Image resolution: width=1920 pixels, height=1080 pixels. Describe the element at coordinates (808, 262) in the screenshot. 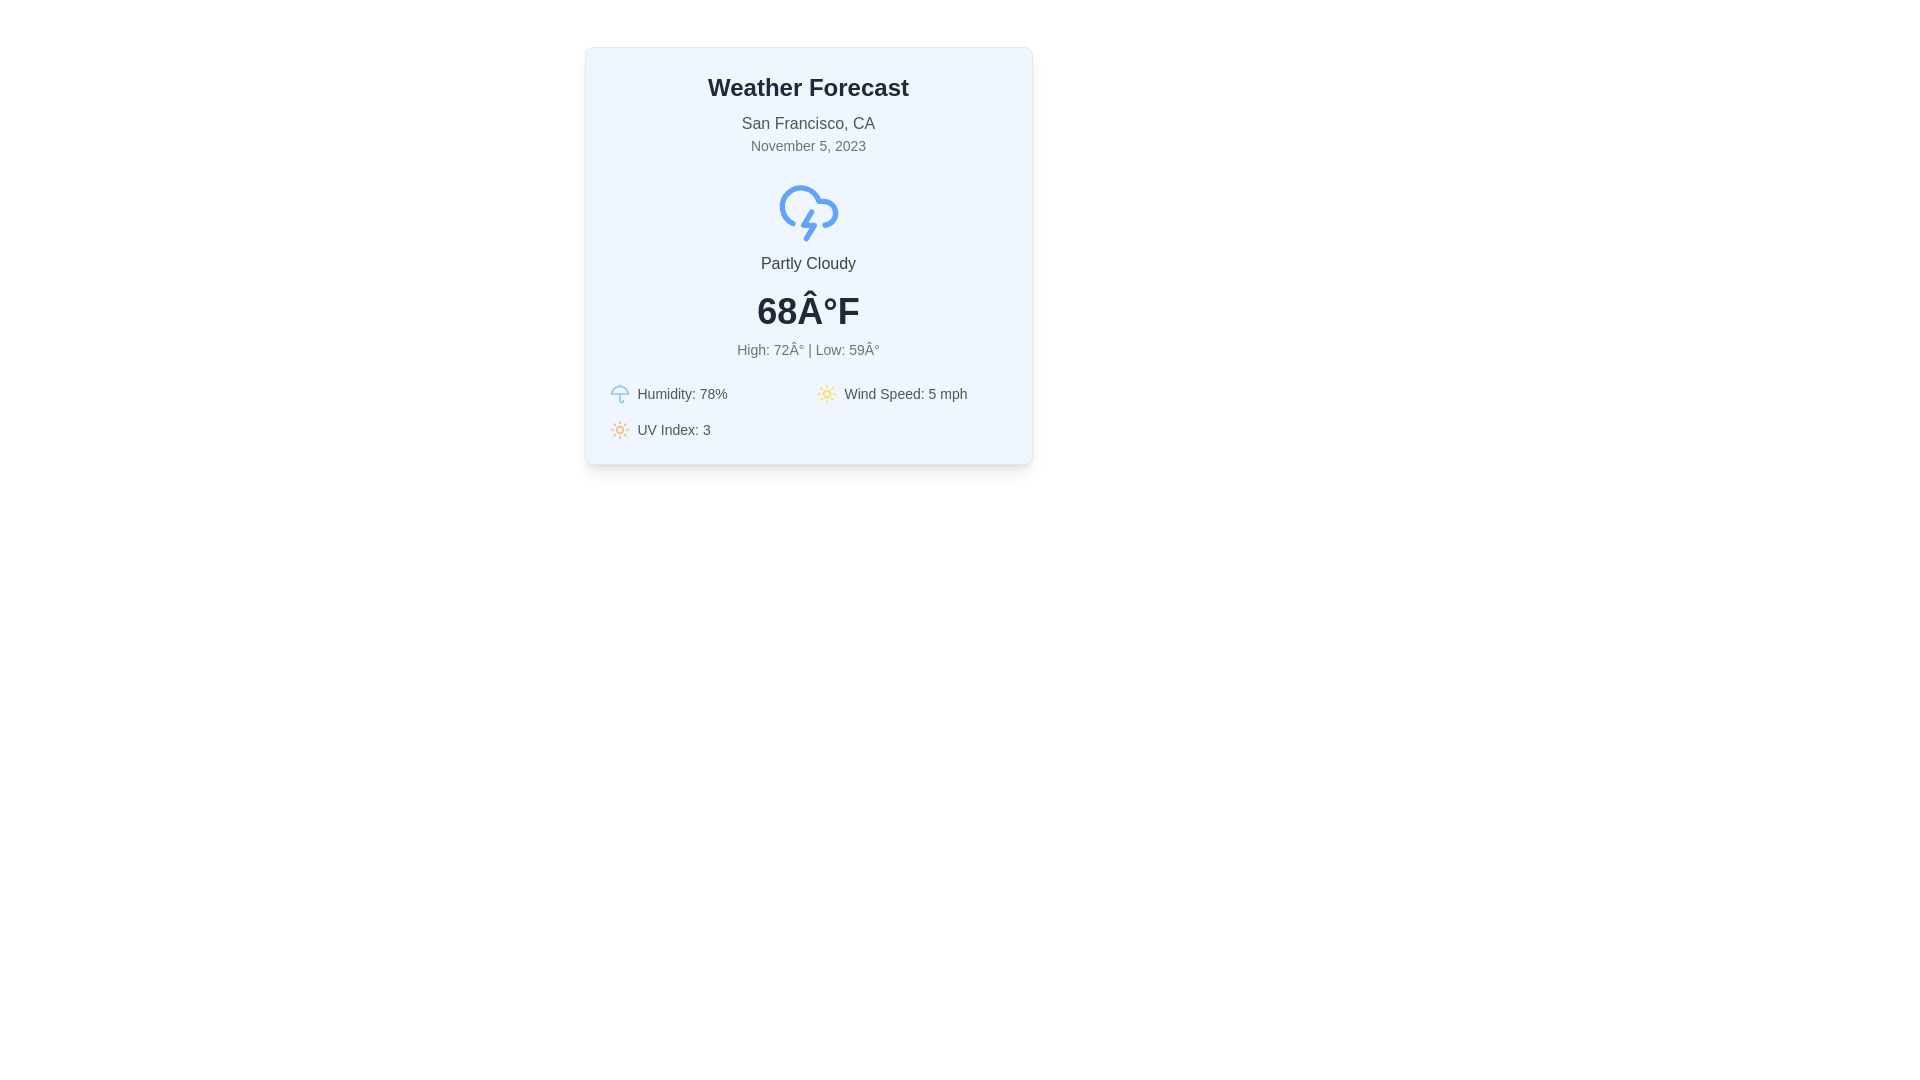

I see `the label element that describes the current weather condition, located directly below the weather icon (cloud with lightning bolt) and above the temperature value ('68°F')` at that location.